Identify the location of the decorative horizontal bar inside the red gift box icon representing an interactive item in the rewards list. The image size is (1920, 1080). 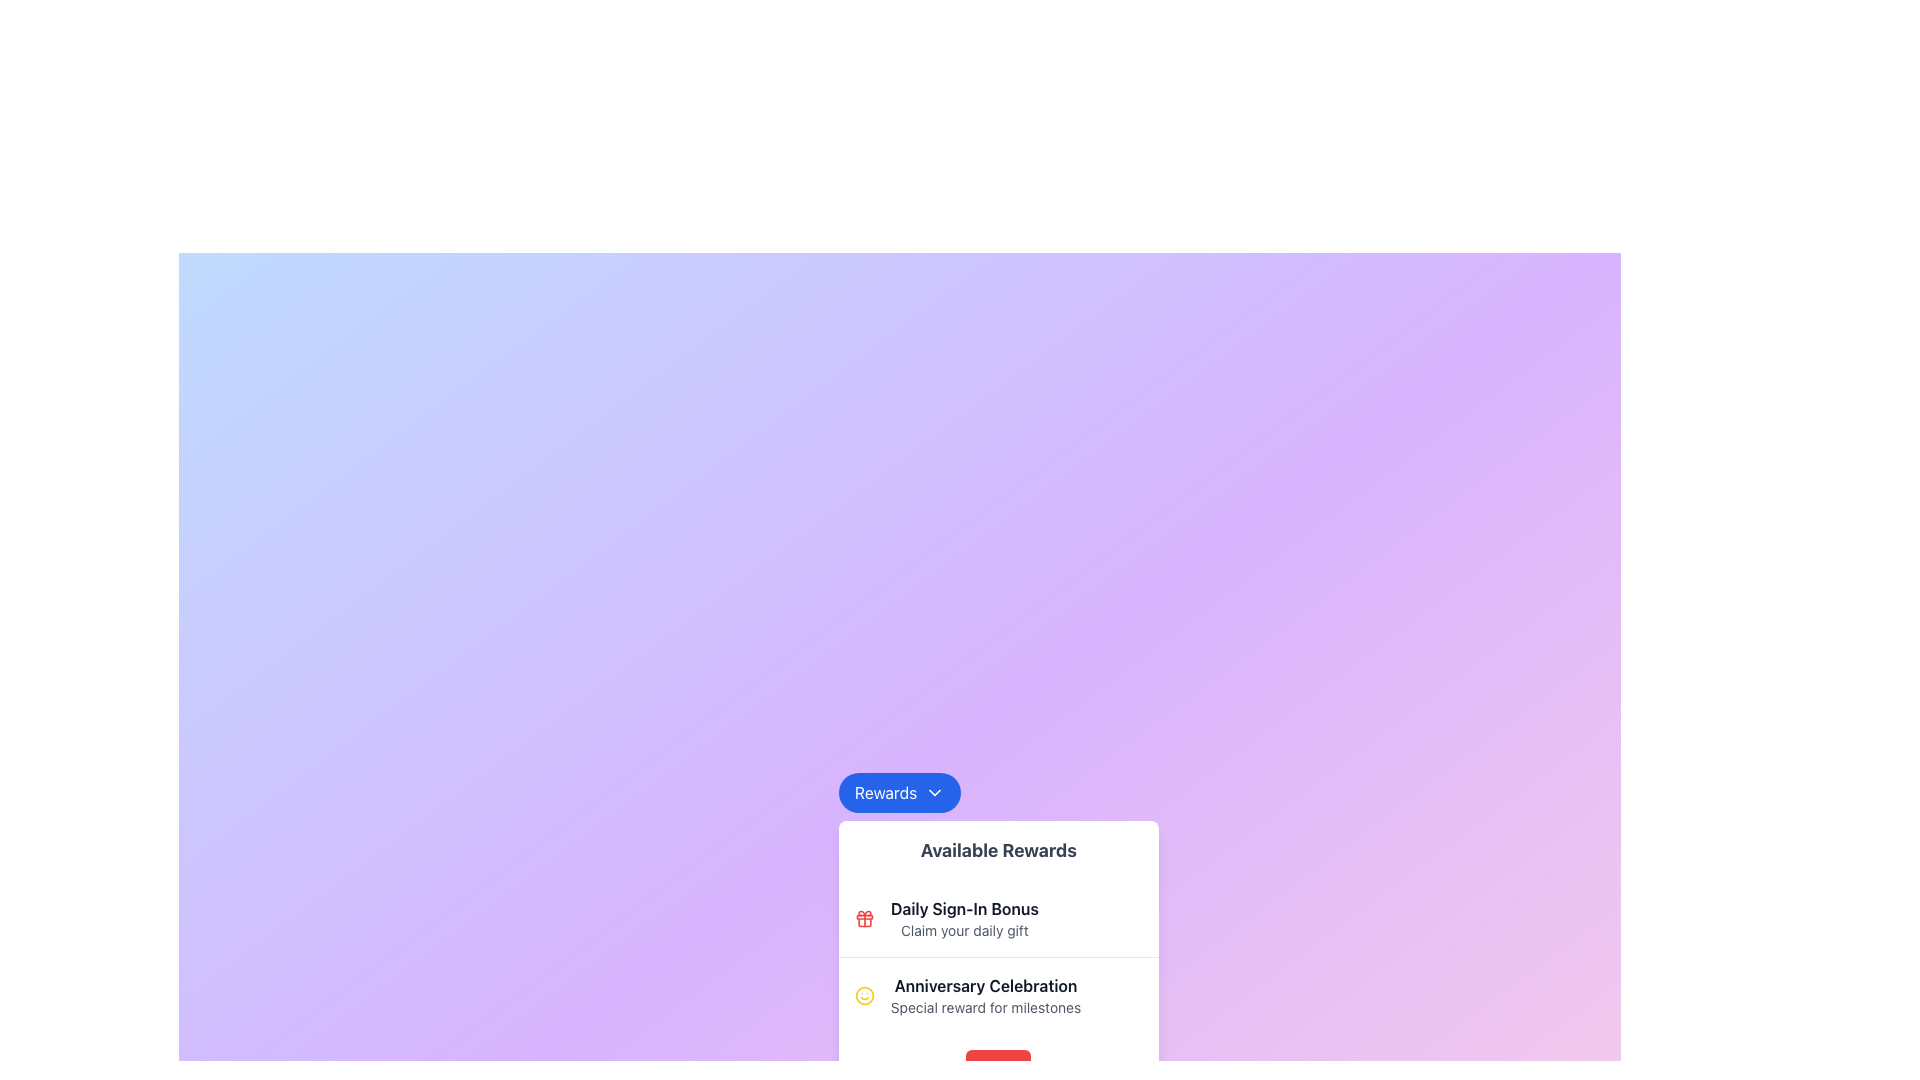
(864, 917).